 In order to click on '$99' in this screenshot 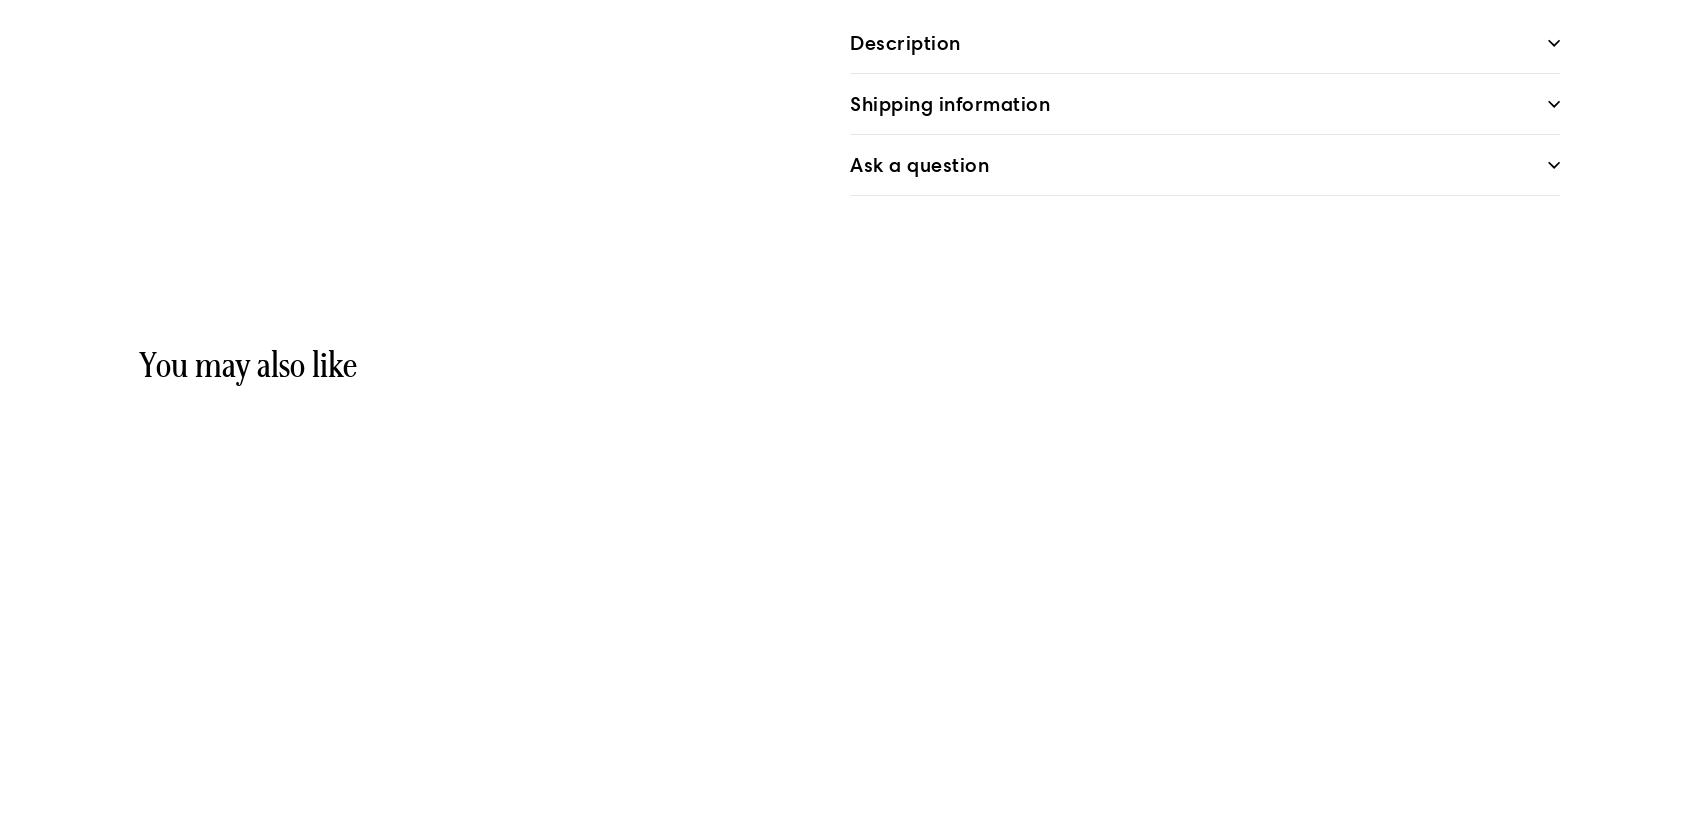, I will do `click(175, 789)`.